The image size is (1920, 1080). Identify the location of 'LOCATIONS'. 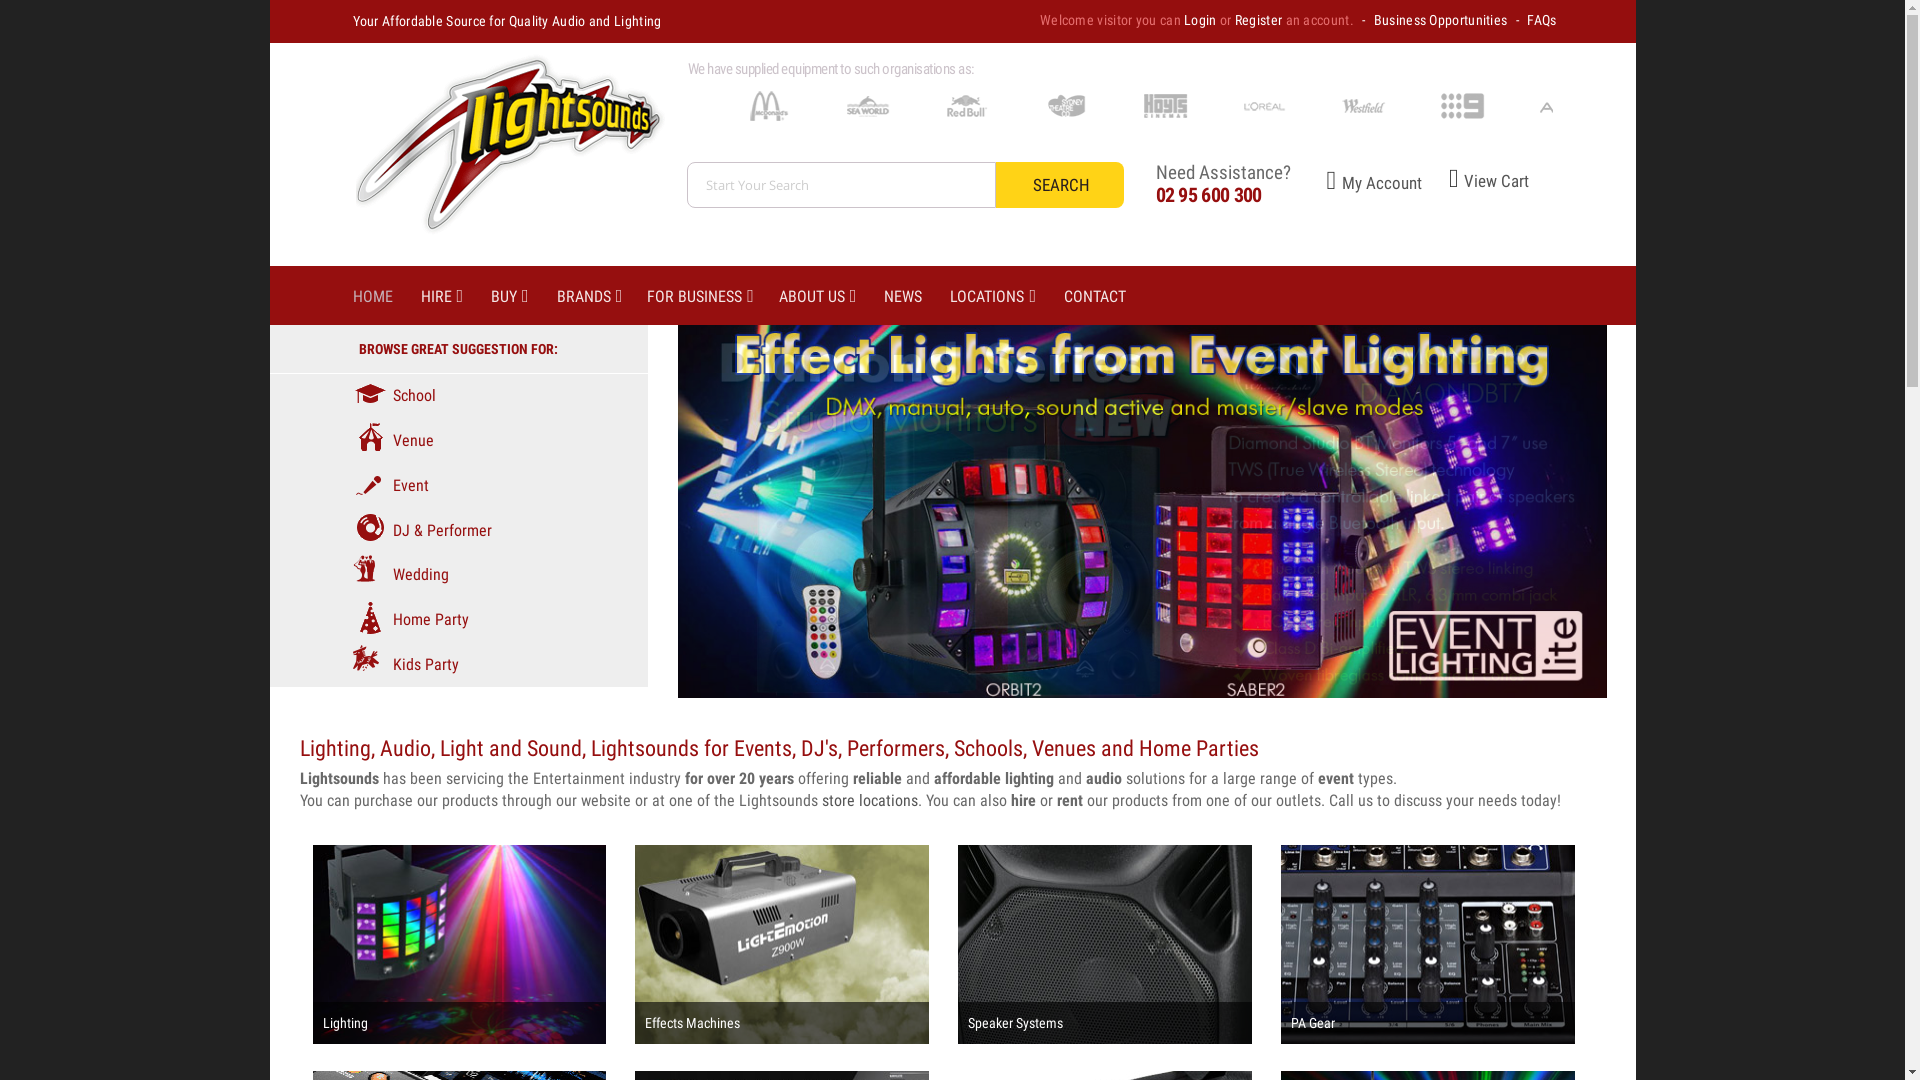
(1007, 297).